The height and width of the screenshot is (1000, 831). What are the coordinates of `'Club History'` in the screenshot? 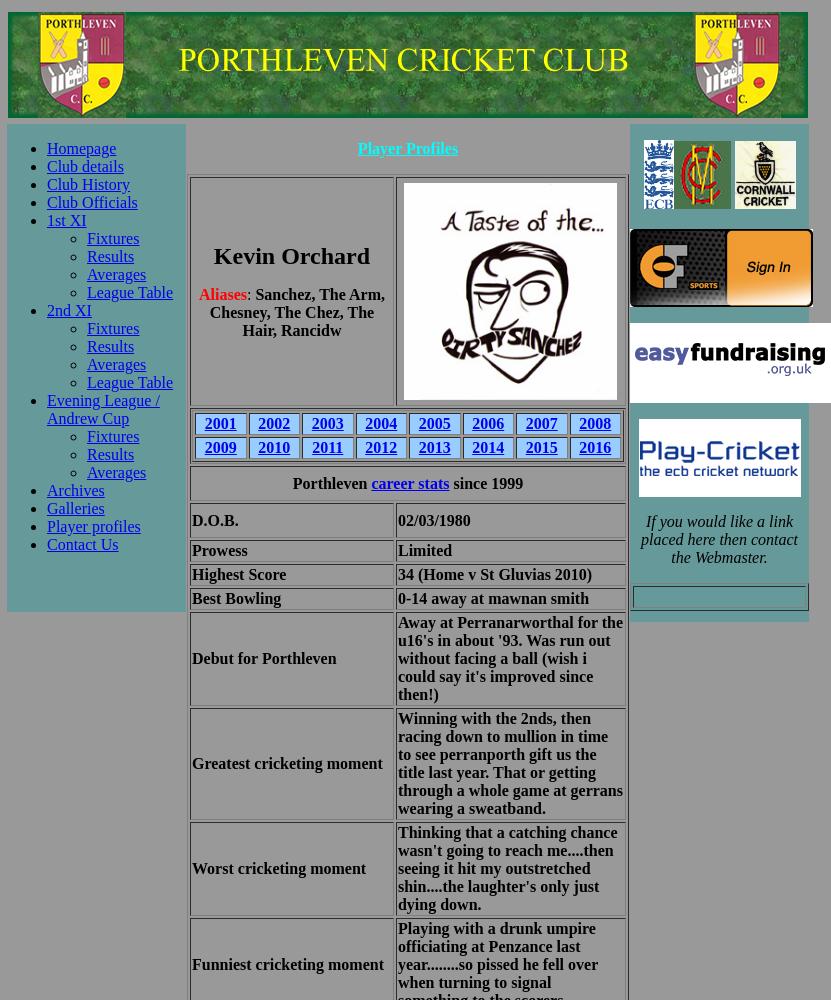 It's located at (87, 184).